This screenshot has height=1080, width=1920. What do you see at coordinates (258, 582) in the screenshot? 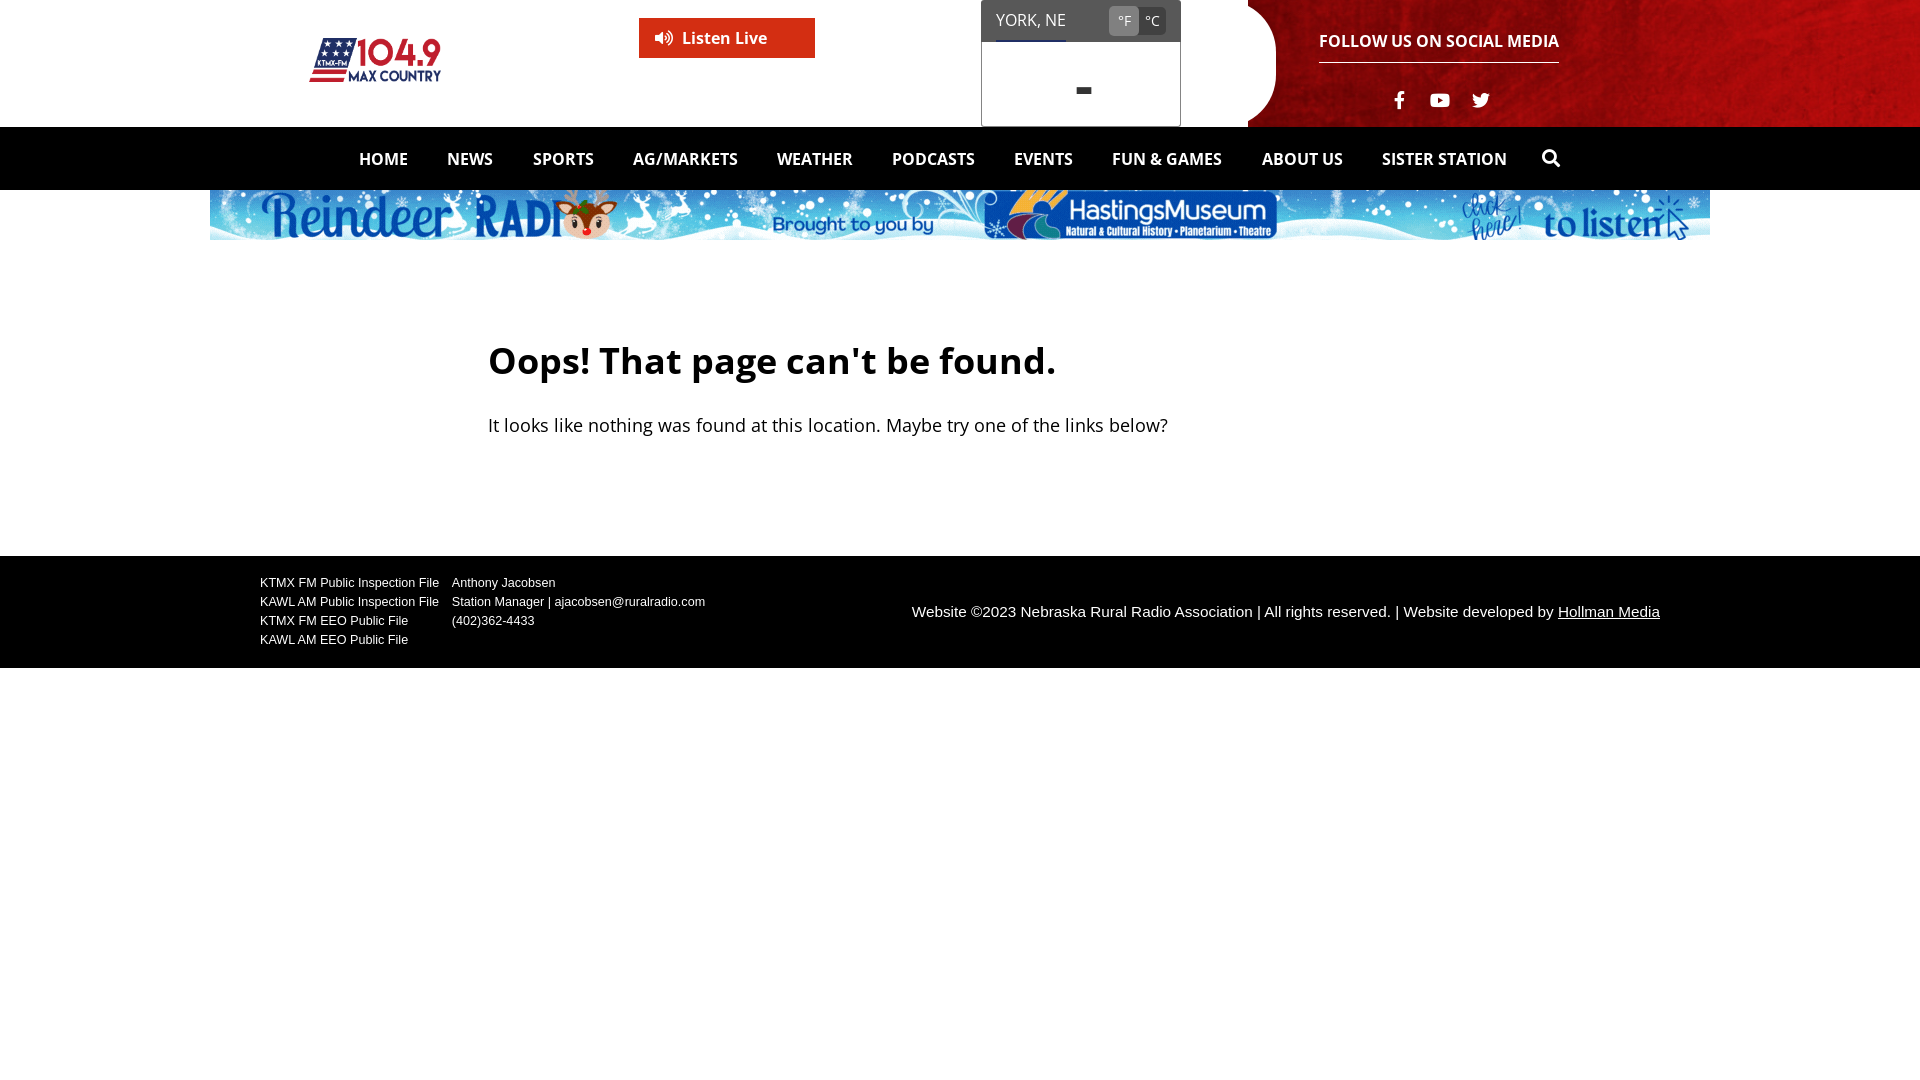
I see `'KTMX FM Public Inspection File'` at bounding box center [258, 582].